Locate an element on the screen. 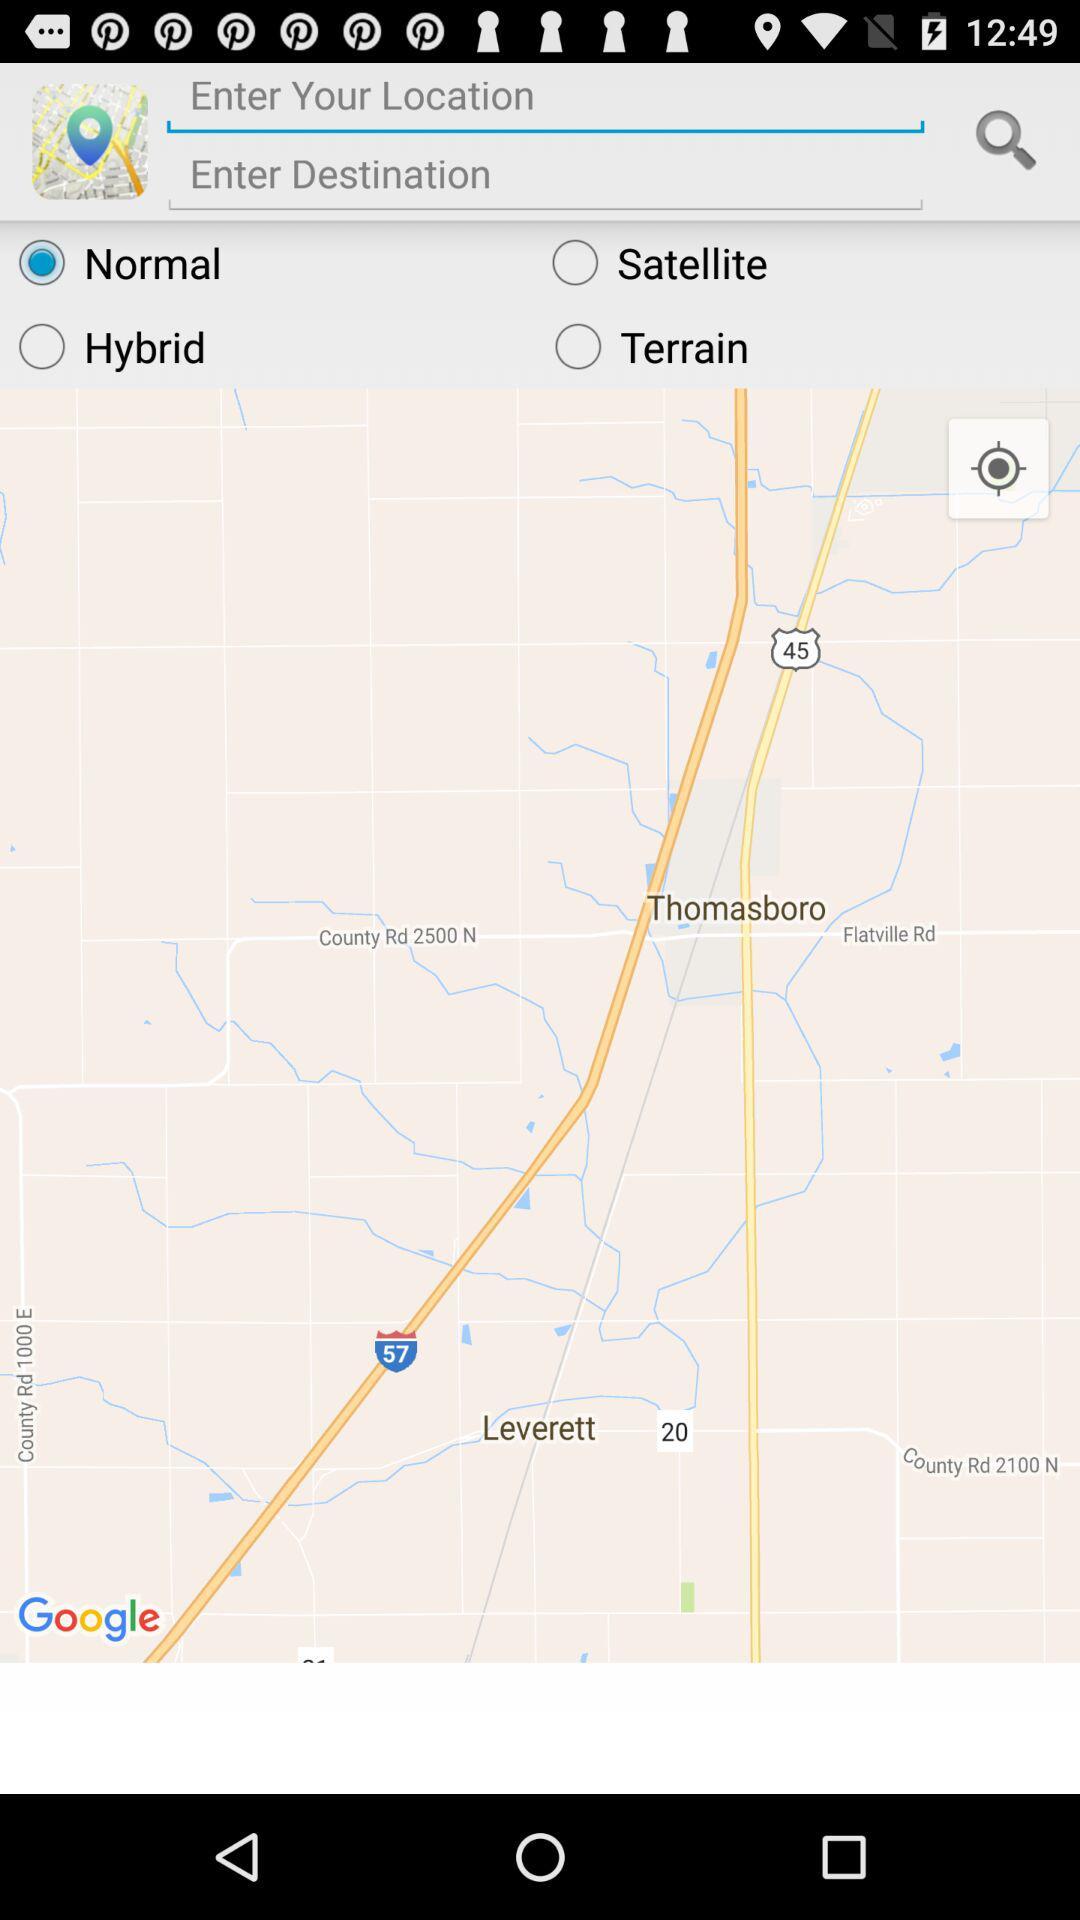 The width and height of the screenshot is (1080, 1920). current location is located at coordinates (545, 101).